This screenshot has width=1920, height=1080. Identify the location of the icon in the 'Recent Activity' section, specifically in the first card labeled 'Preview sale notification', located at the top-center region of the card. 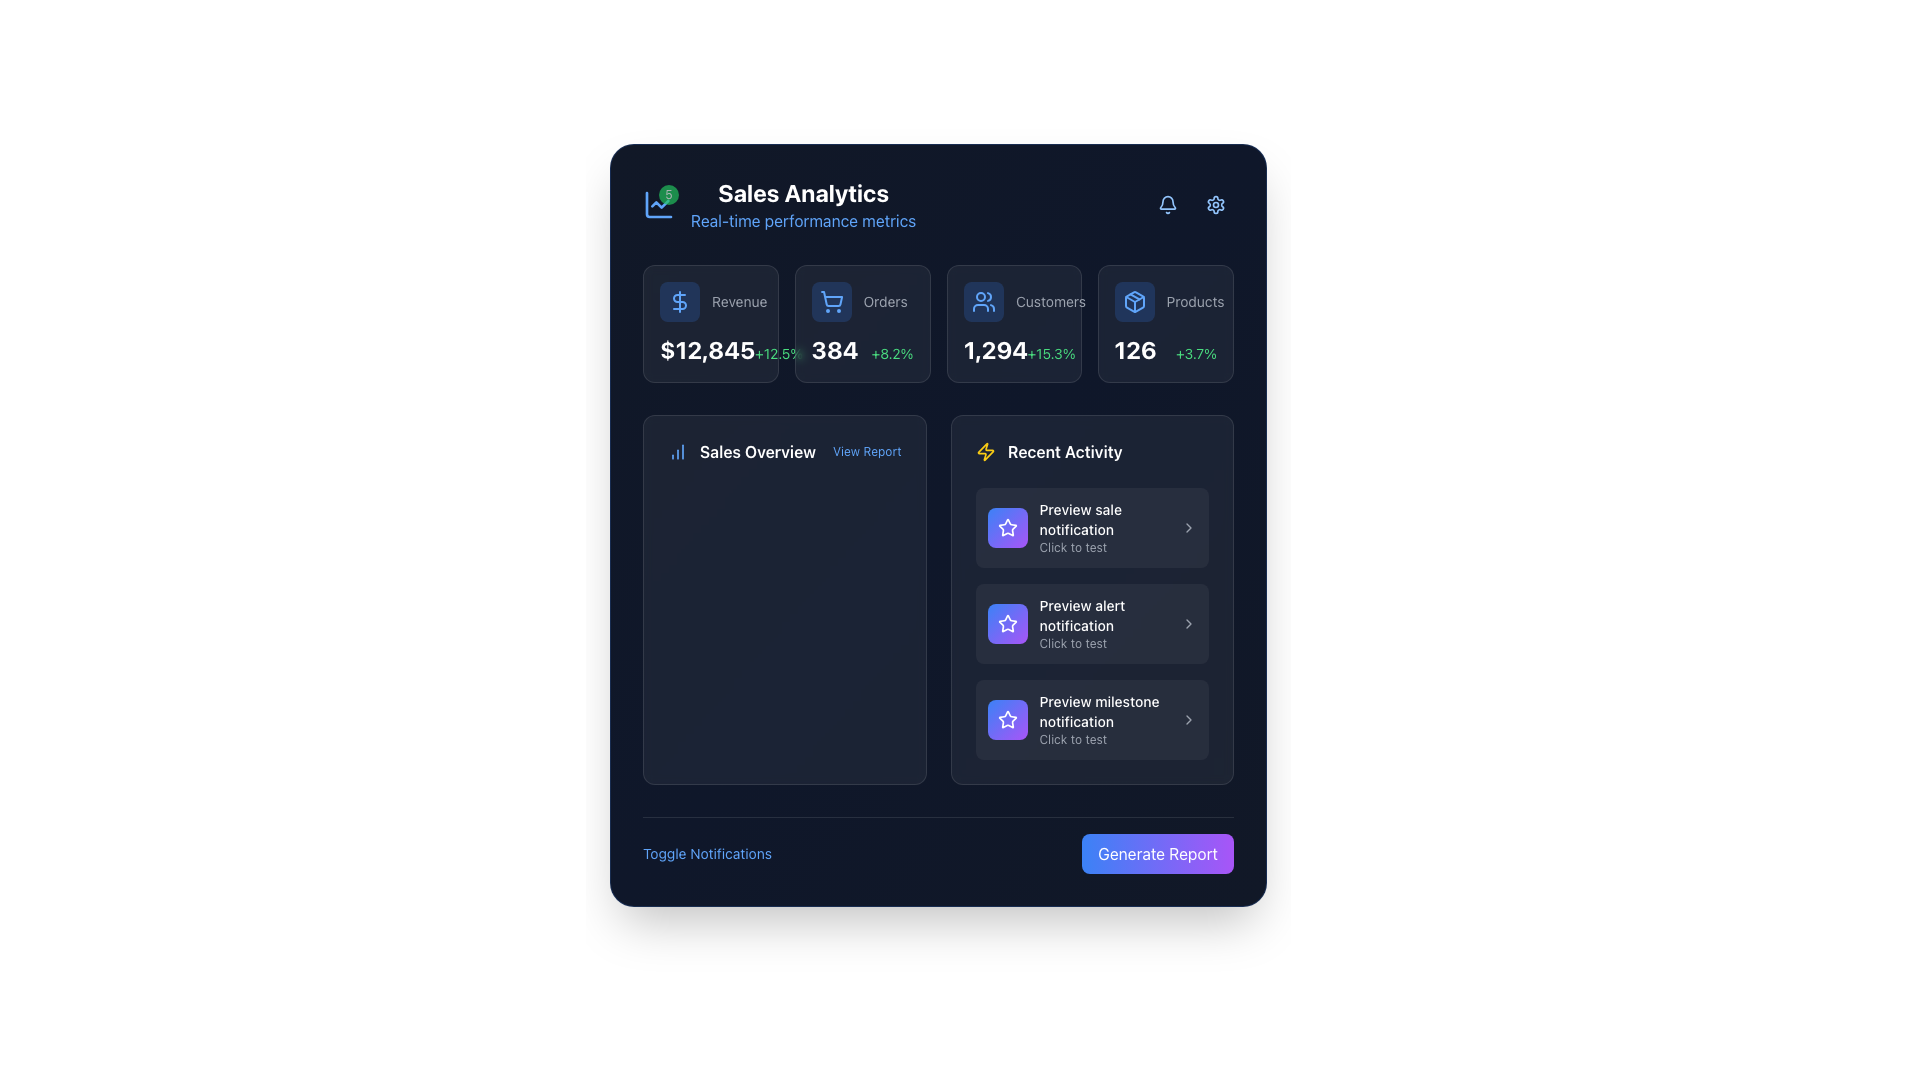
(1007, 622).